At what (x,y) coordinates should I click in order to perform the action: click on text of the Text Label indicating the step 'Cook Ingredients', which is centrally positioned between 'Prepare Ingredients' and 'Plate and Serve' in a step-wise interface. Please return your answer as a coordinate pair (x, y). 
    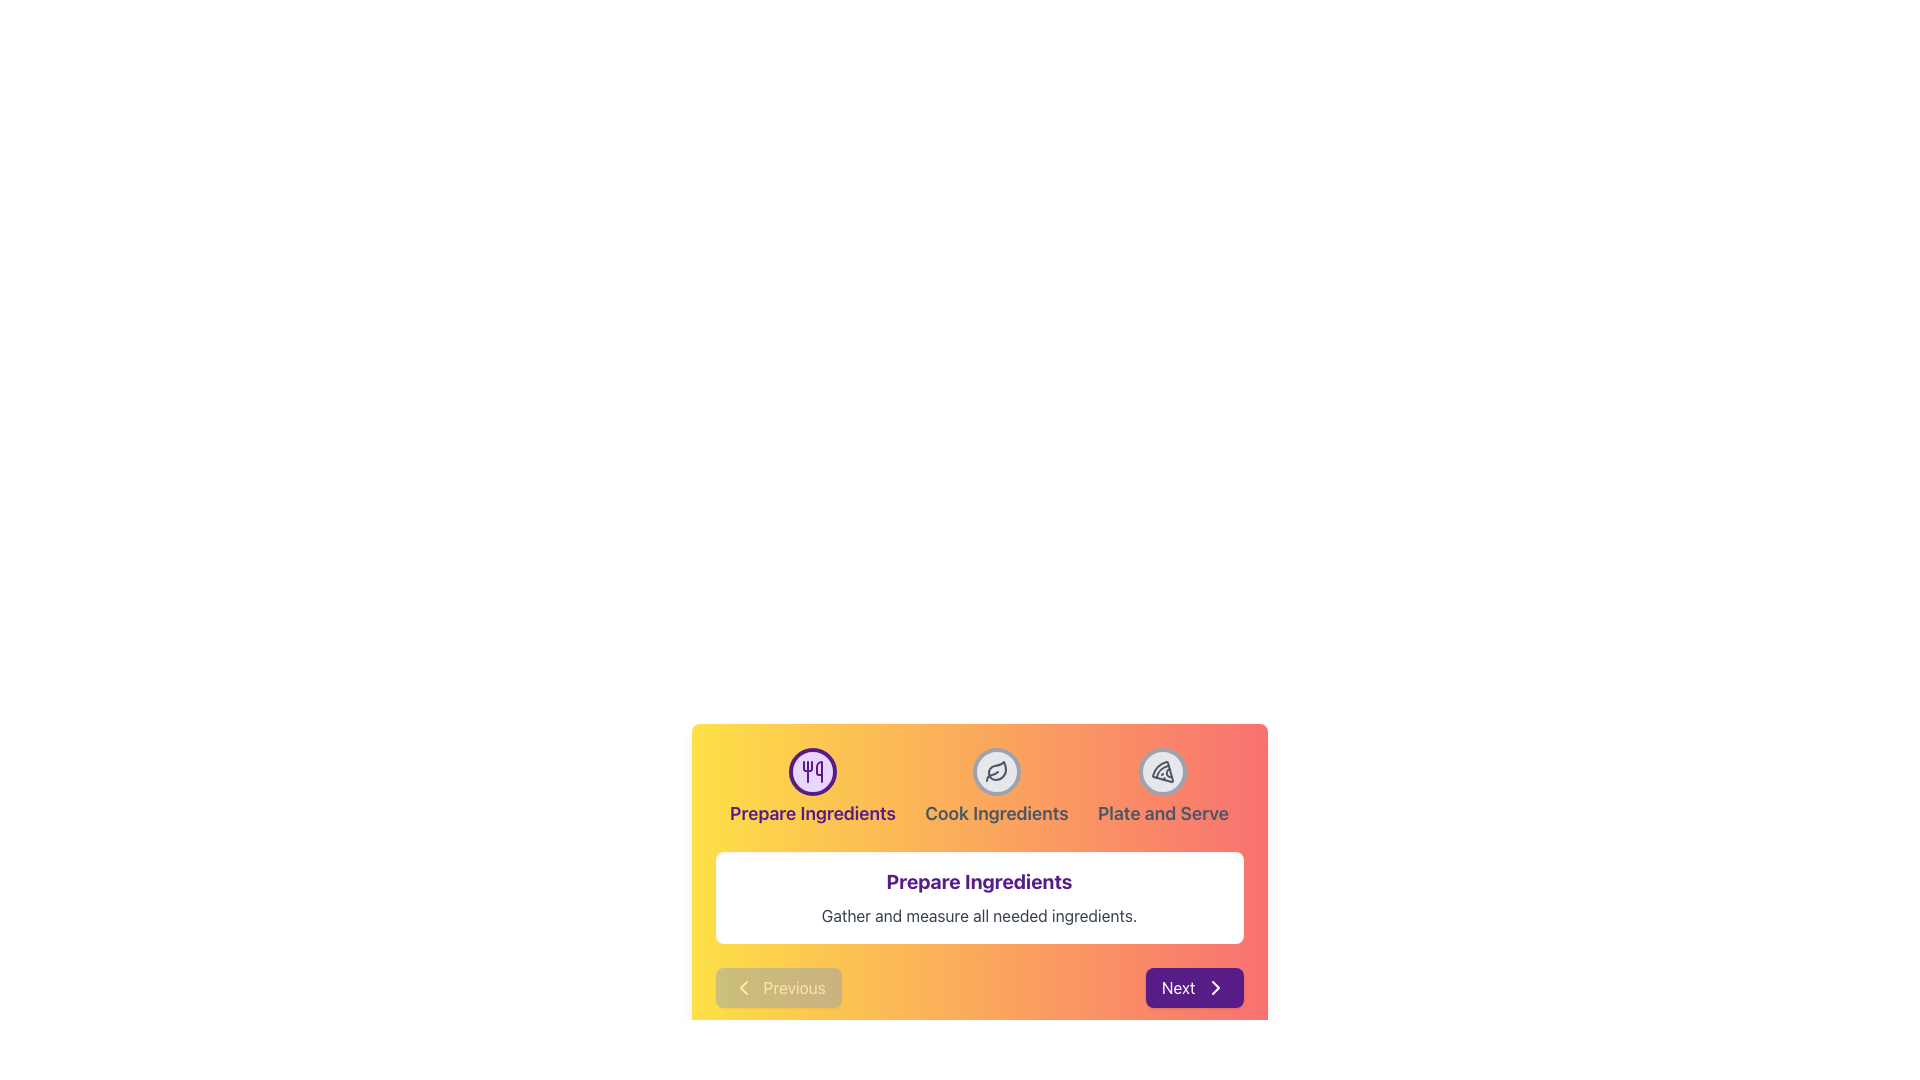
    Looking at the image, I should click on (996, 813).